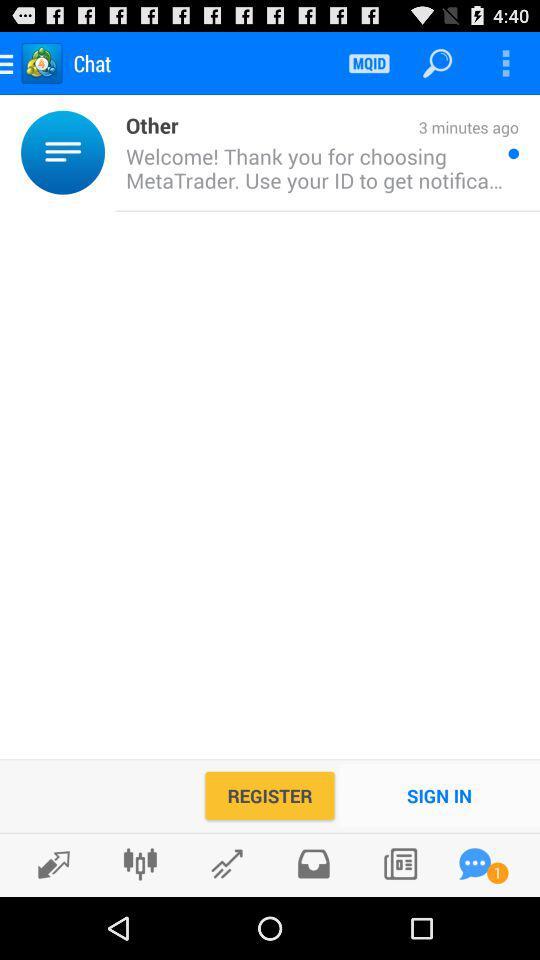 This screenshot has width=540, height=960. Describe the element at coordinates (474, 863) in the screenshot. I see `apps` at that location.